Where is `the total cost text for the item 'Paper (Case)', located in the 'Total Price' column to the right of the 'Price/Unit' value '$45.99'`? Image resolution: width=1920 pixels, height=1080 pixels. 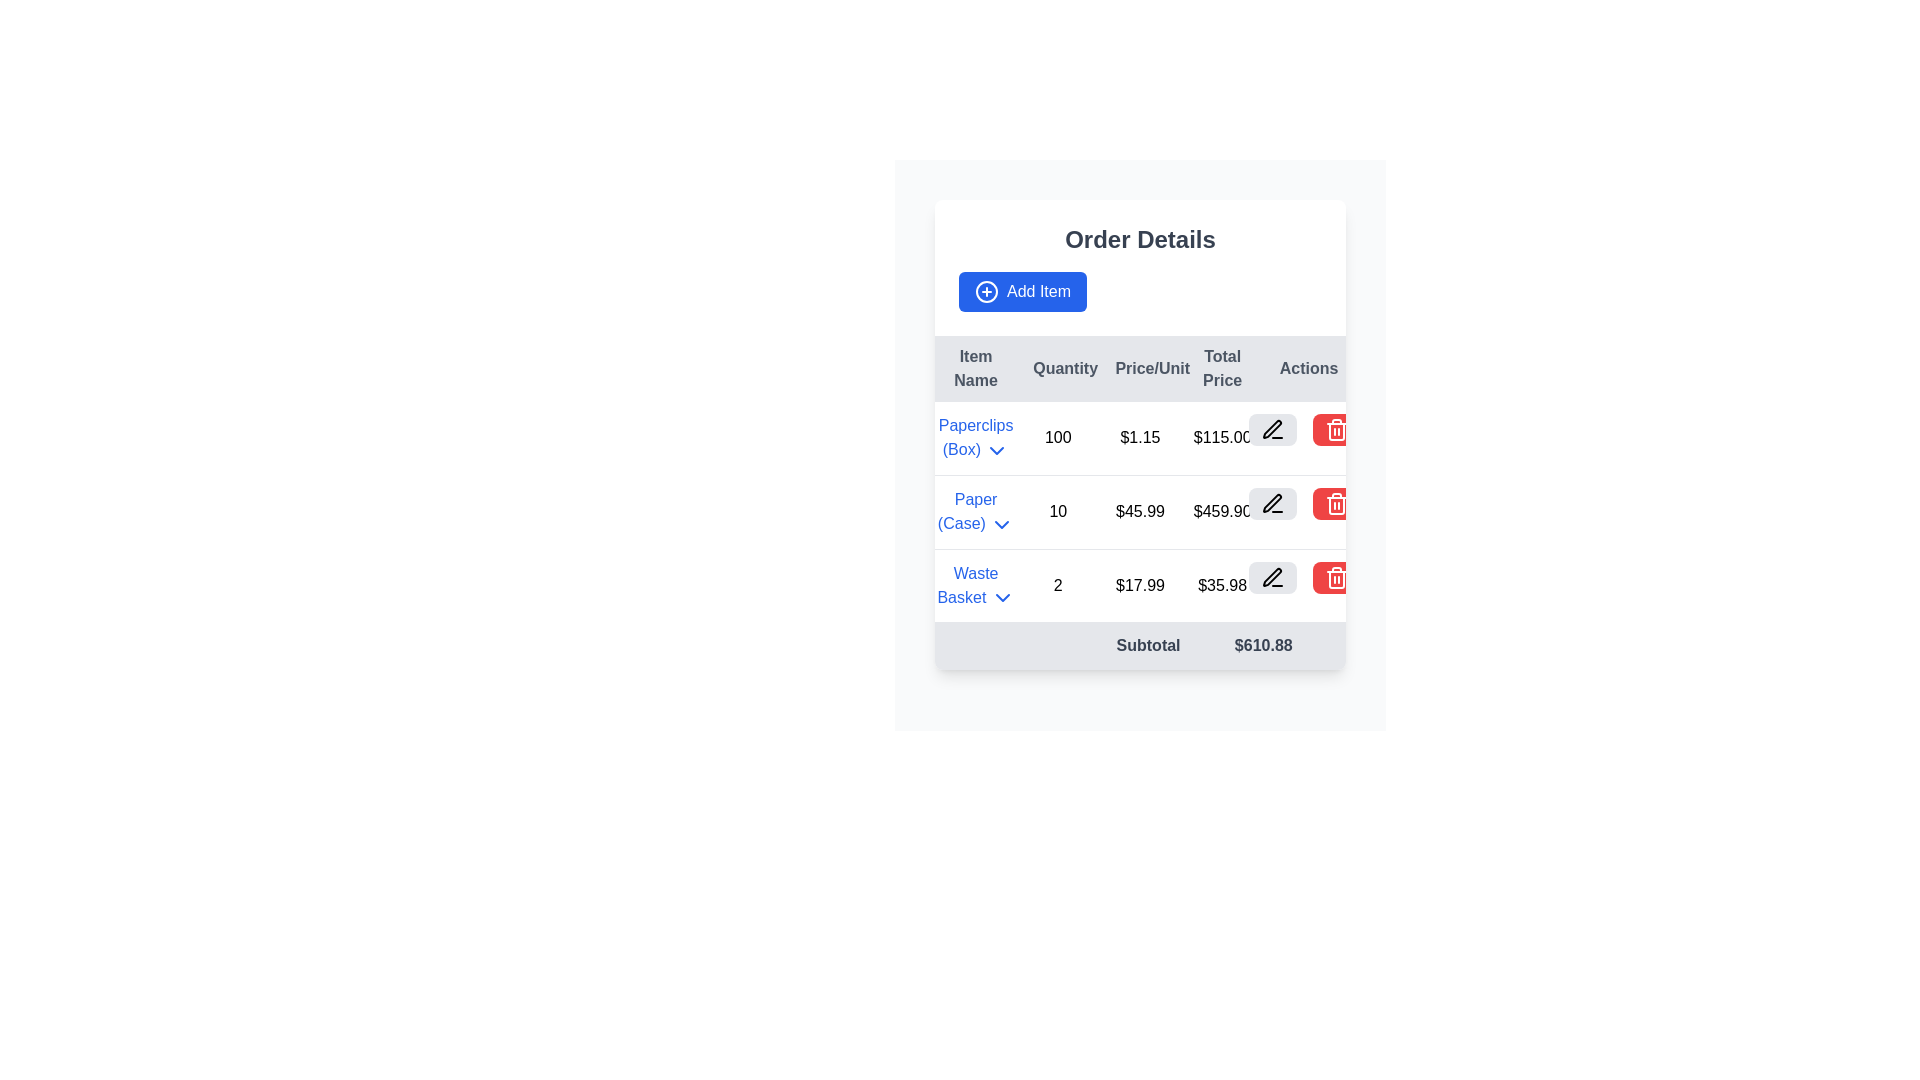
the total cost text for the item 'Paper (Case)', located in the 'Total Price' column to the right of the 'Price/Unit' value '$45.99' is located at coordinates (1221, 511).